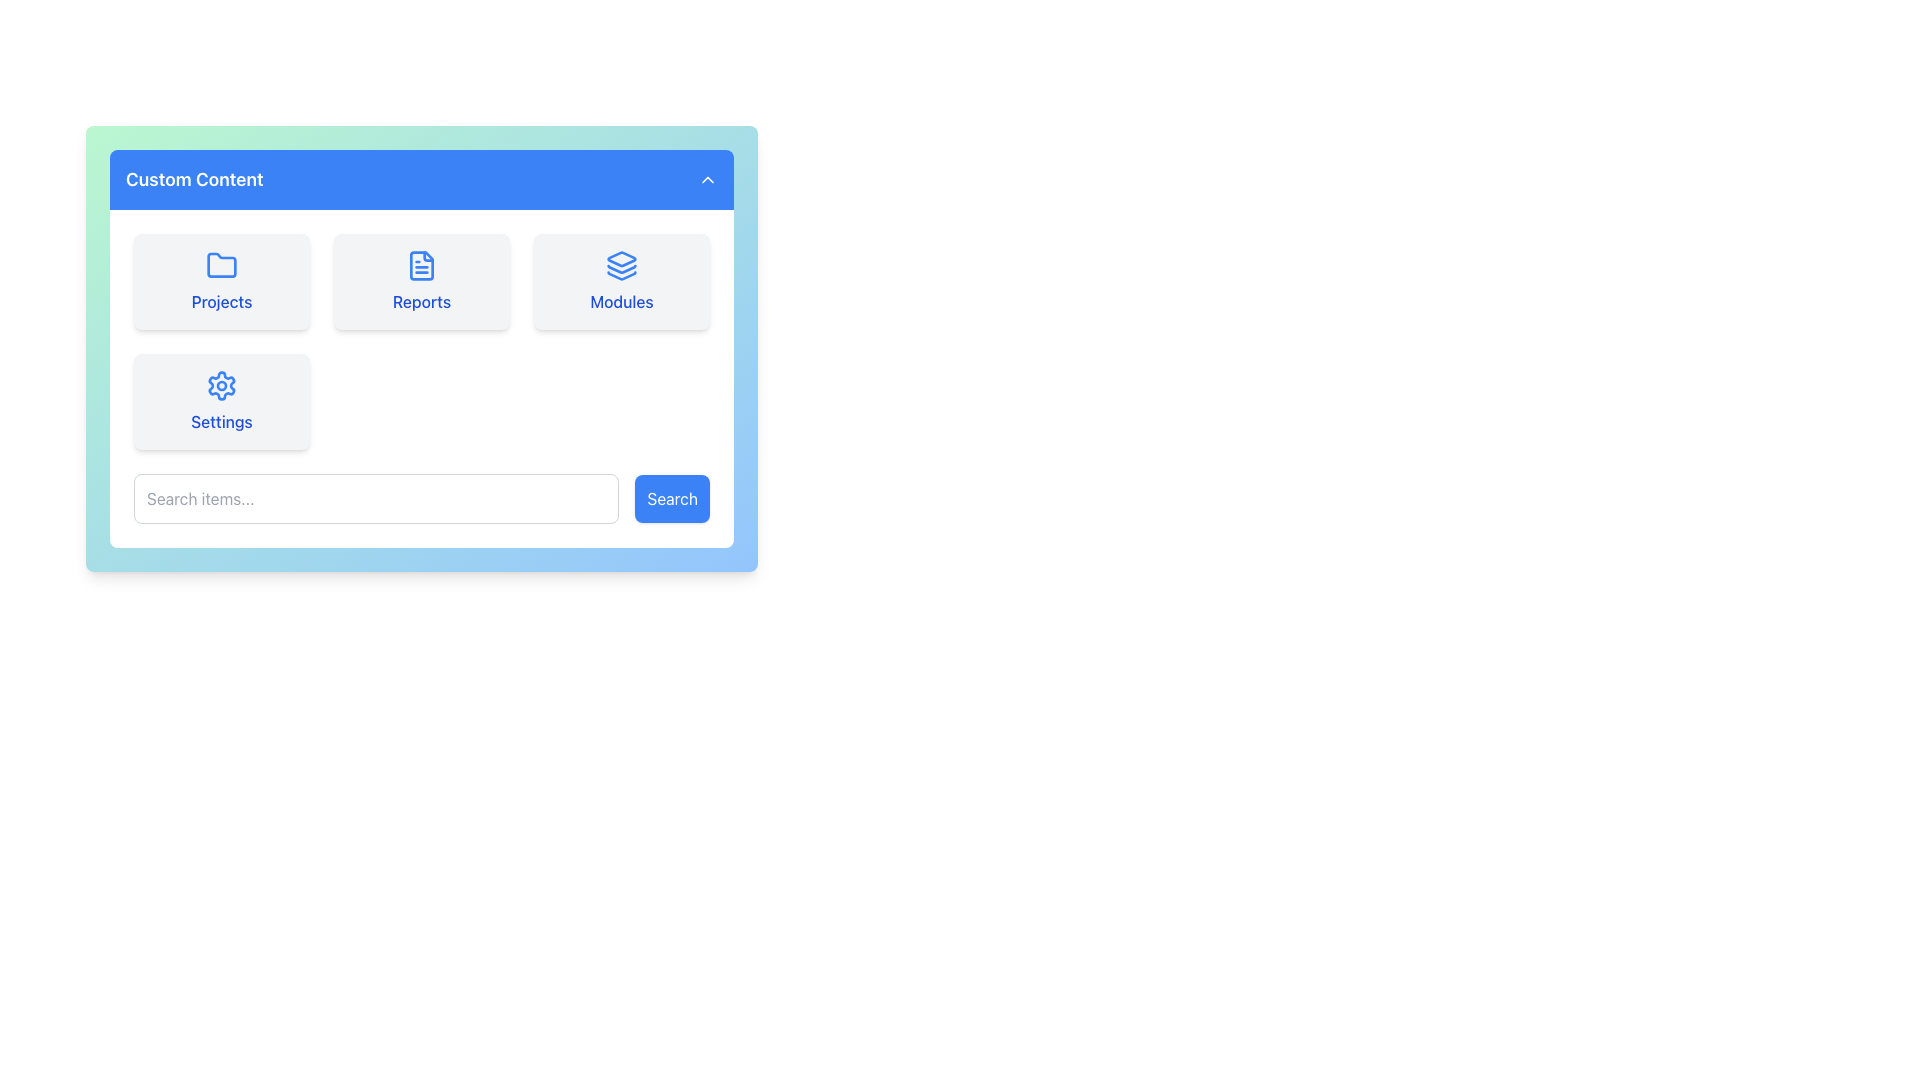 The height and width of the screenshot is (1080, 1920). What do you see at coordinates (421, 265) in the screenshot?
I see `the 'Reports' icon located centrally within the 'Reports' button of the Custom Content interface` at bounding box center [421, 265].